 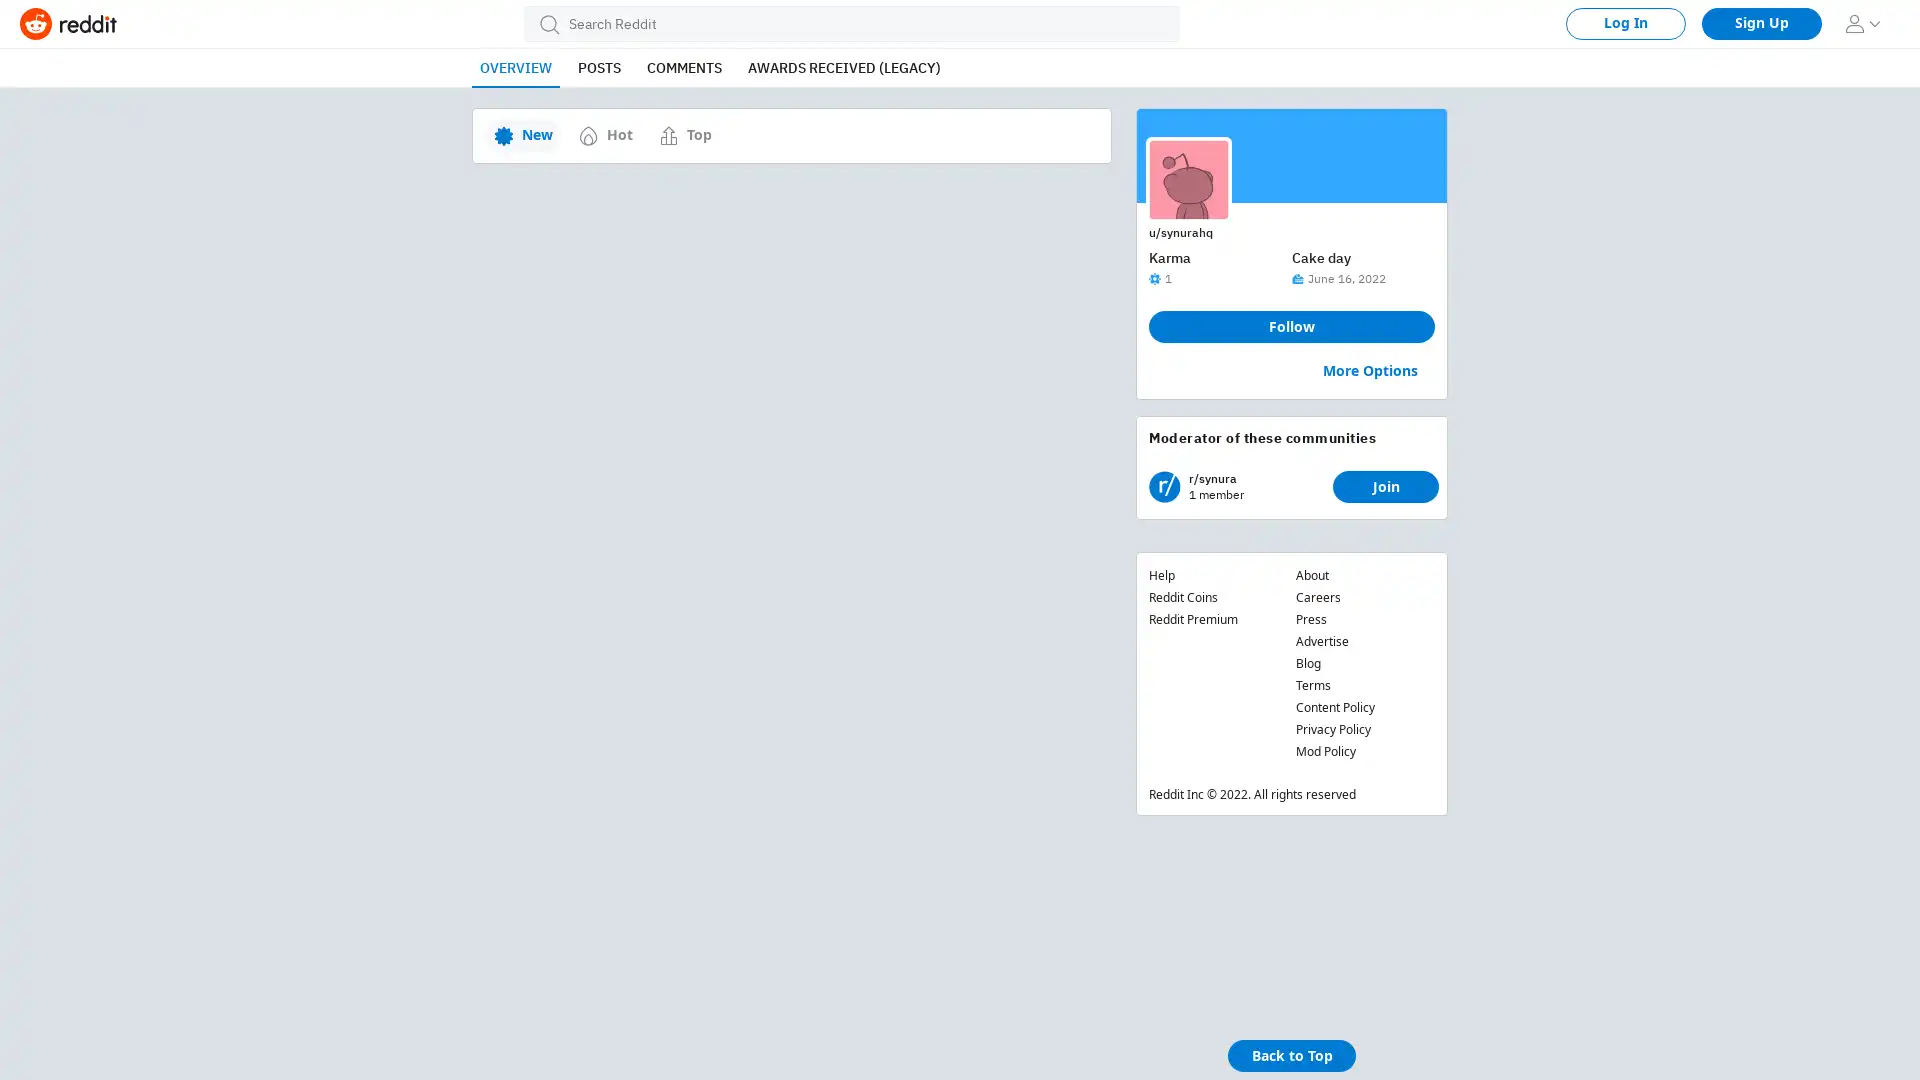 I want to click on upvote, so click(x=493, y=200).